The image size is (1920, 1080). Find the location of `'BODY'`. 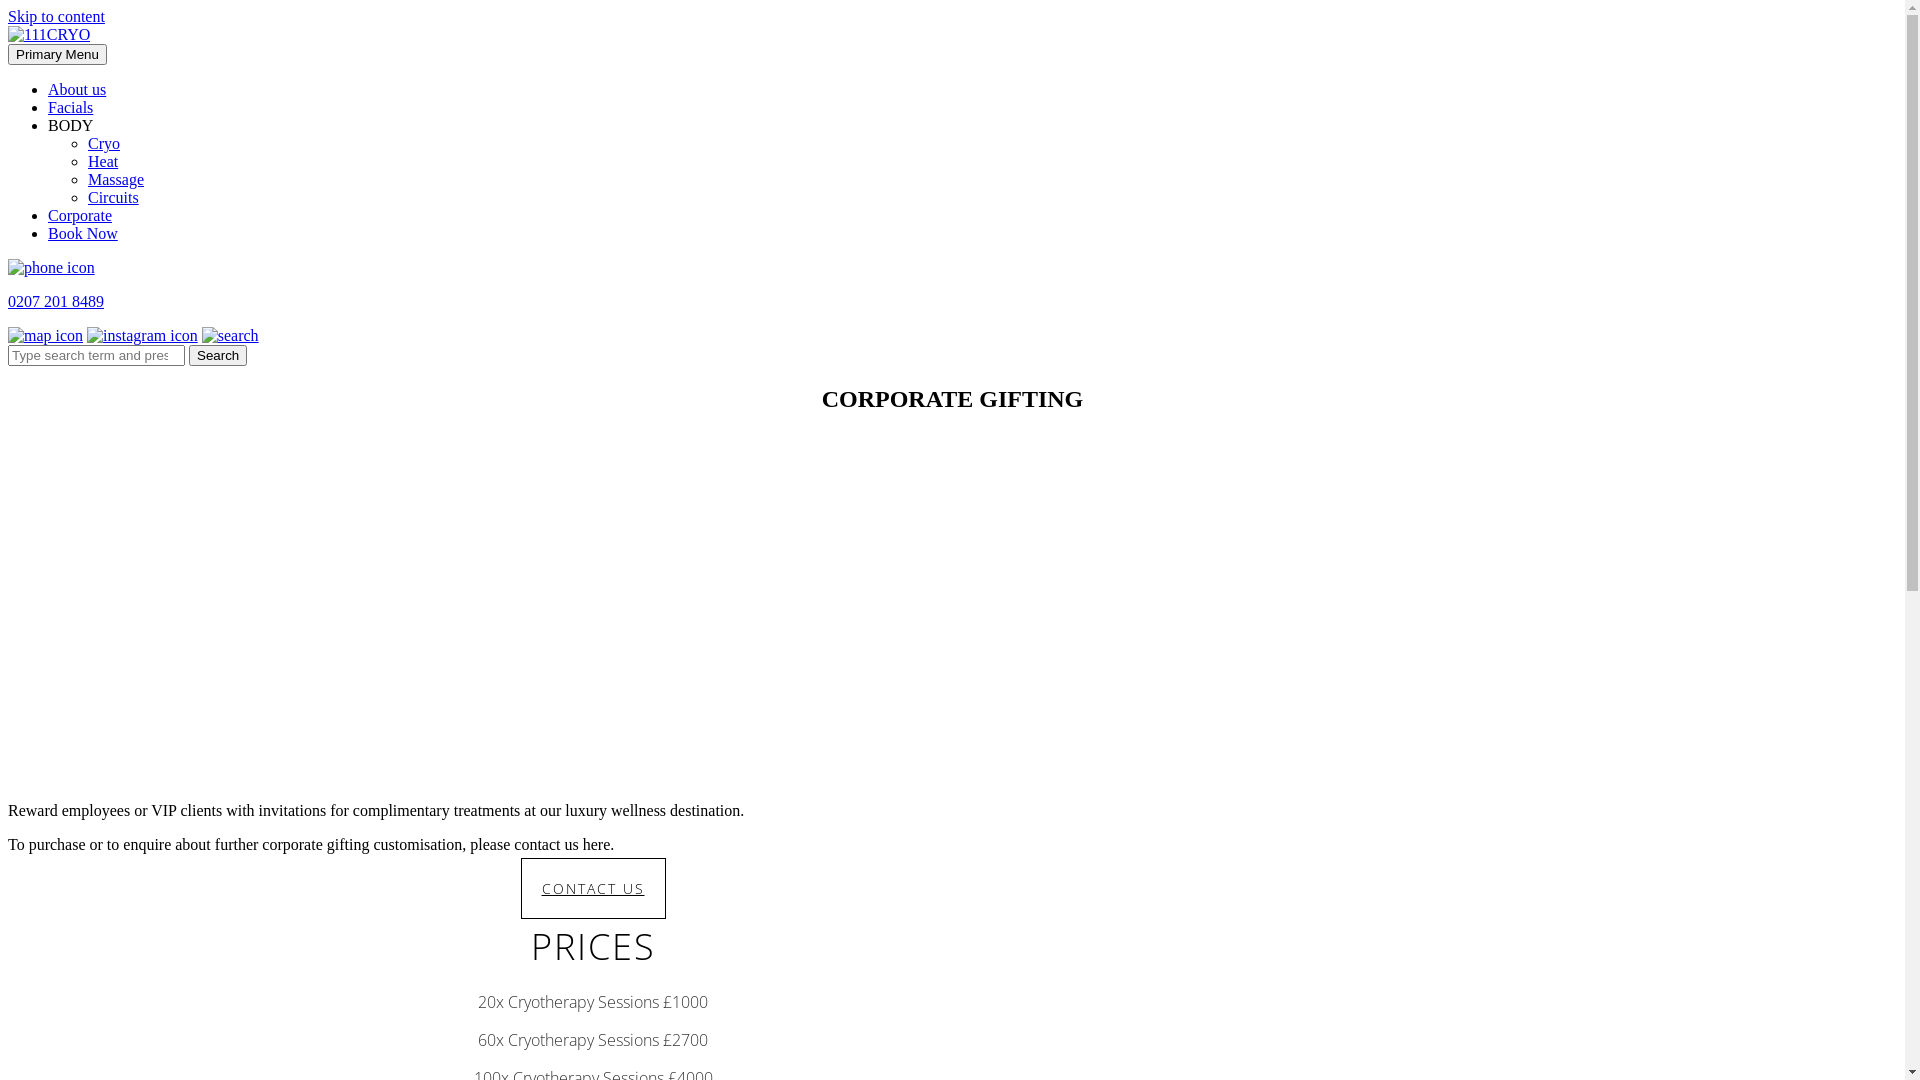

'BODY' is located at coordinates (70, 125).